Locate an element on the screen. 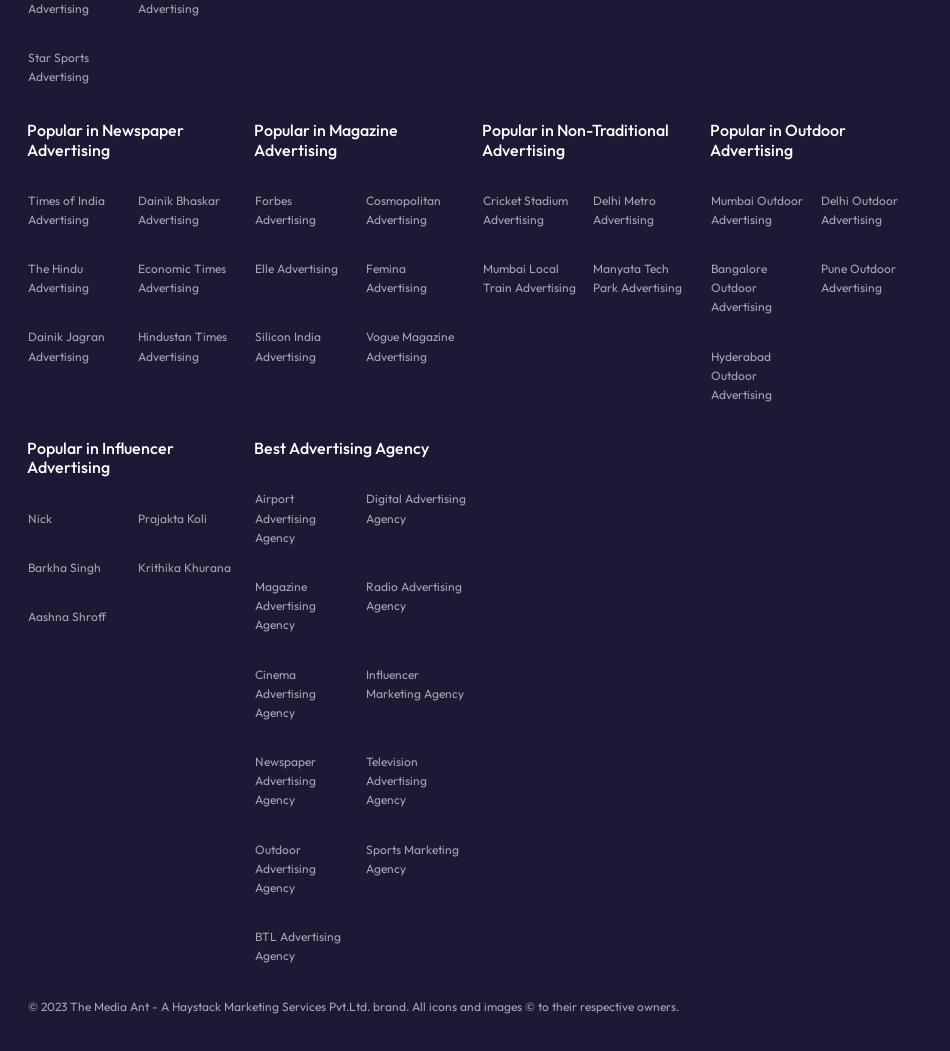 This screenshot has height=1051, width=950. 'Femina Advertising' is located at coordinates (394, 277).